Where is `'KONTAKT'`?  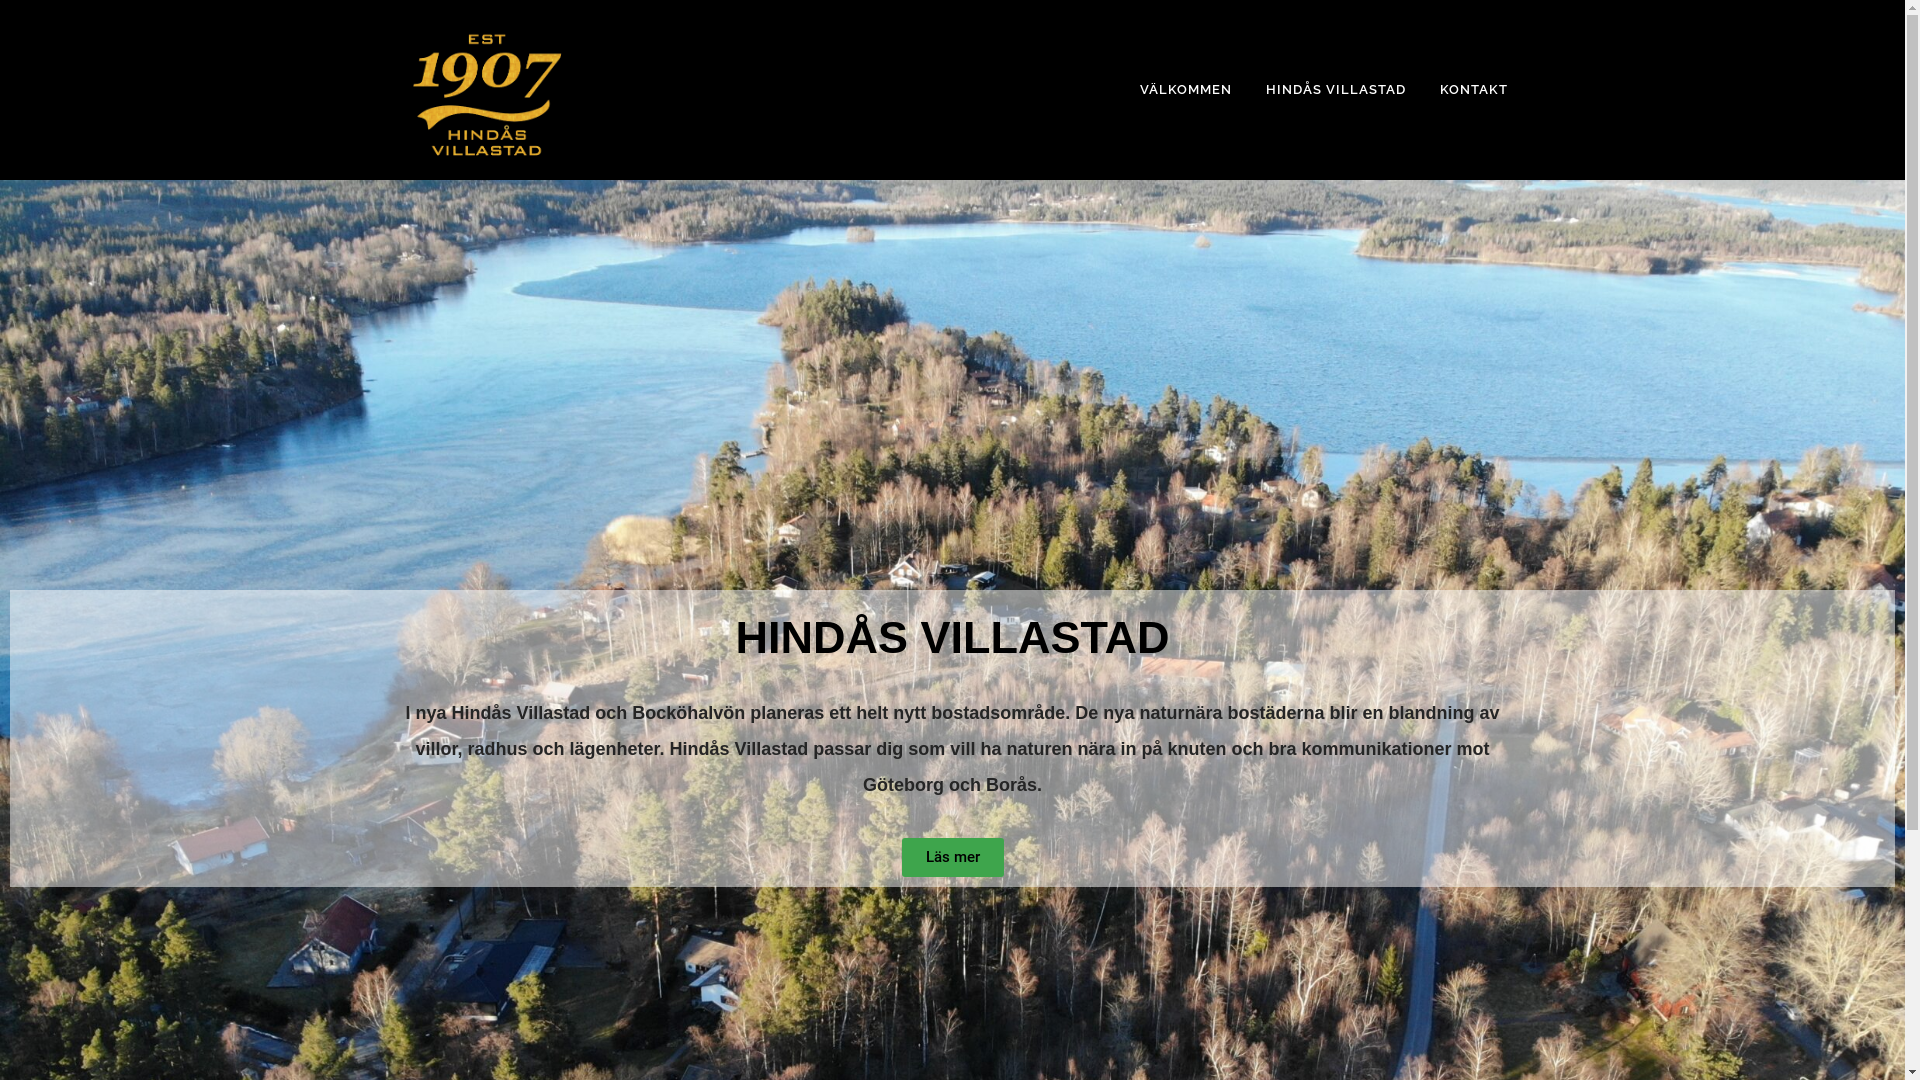 'KONTAKT' is located at coordinates (1420, 88).